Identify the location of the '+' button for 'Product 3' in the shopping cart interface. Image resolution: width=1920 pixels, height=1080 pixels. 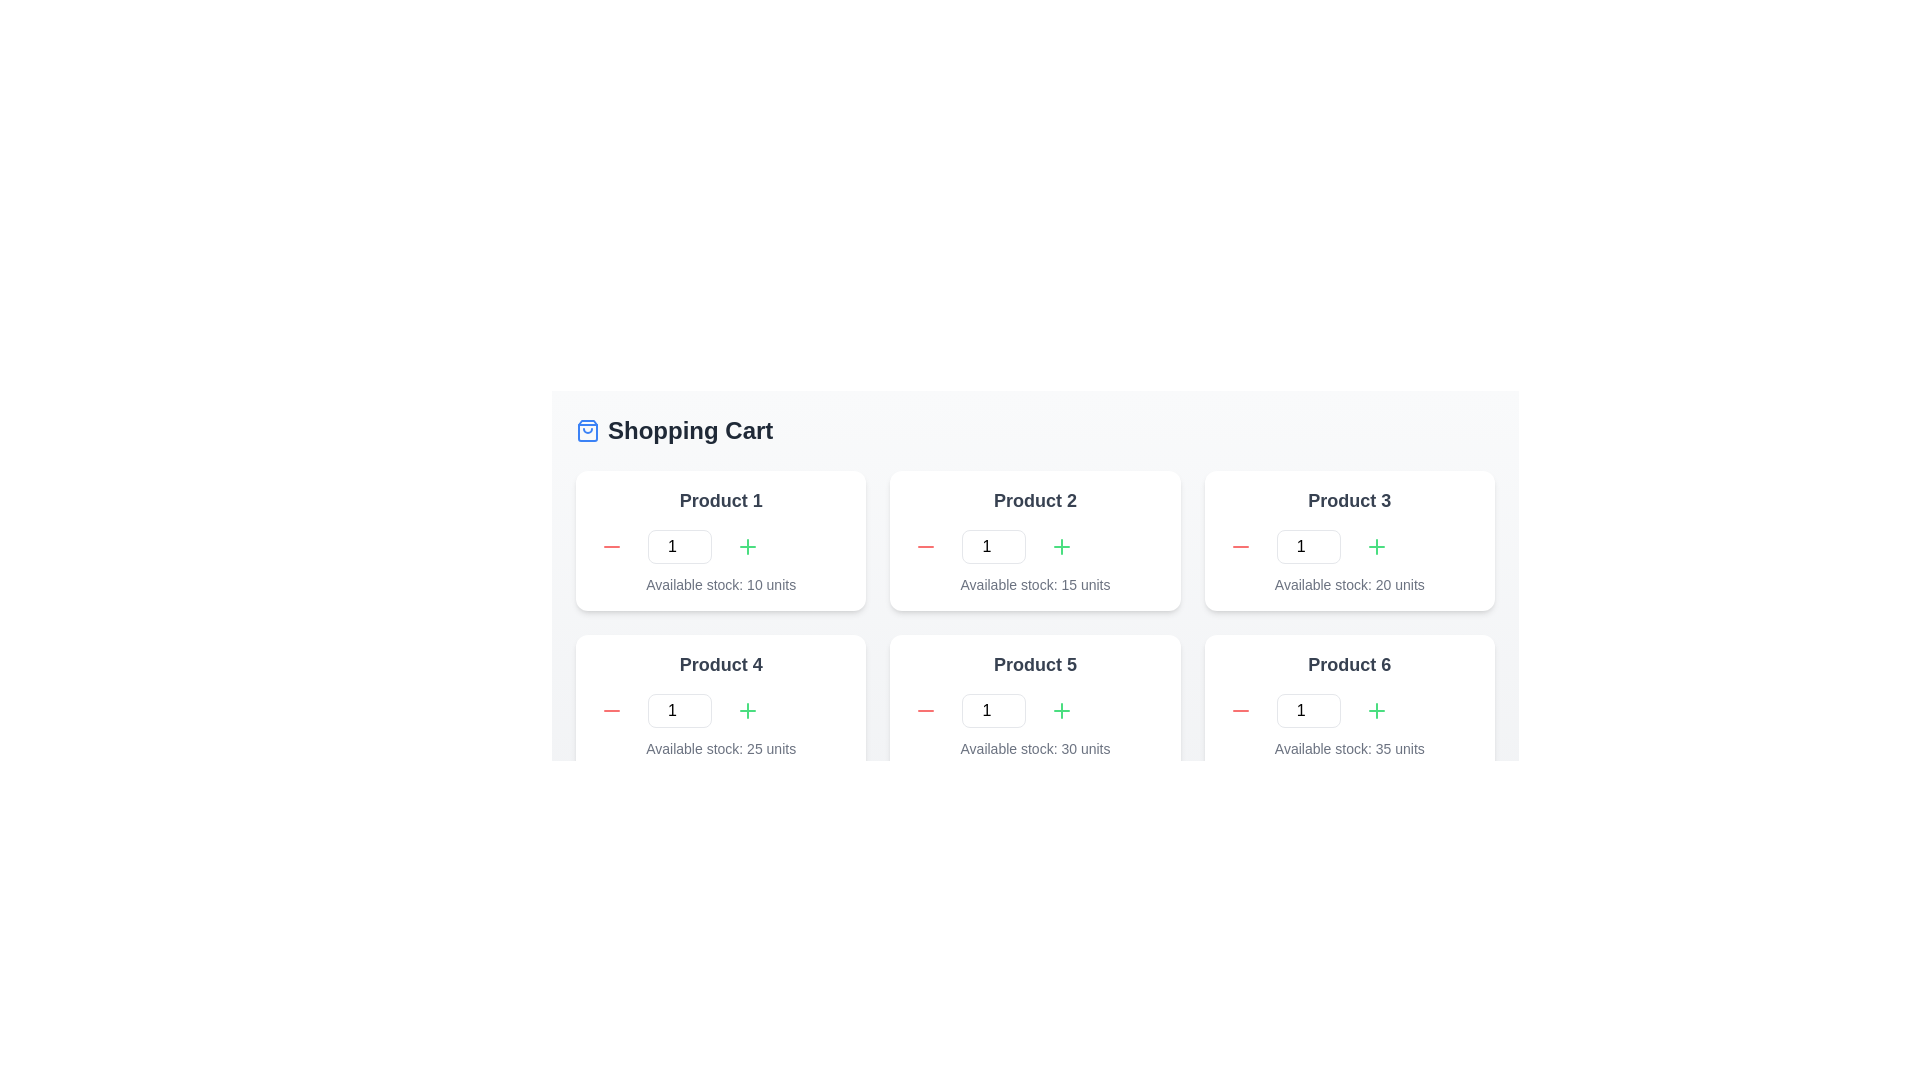
(1375, 547).